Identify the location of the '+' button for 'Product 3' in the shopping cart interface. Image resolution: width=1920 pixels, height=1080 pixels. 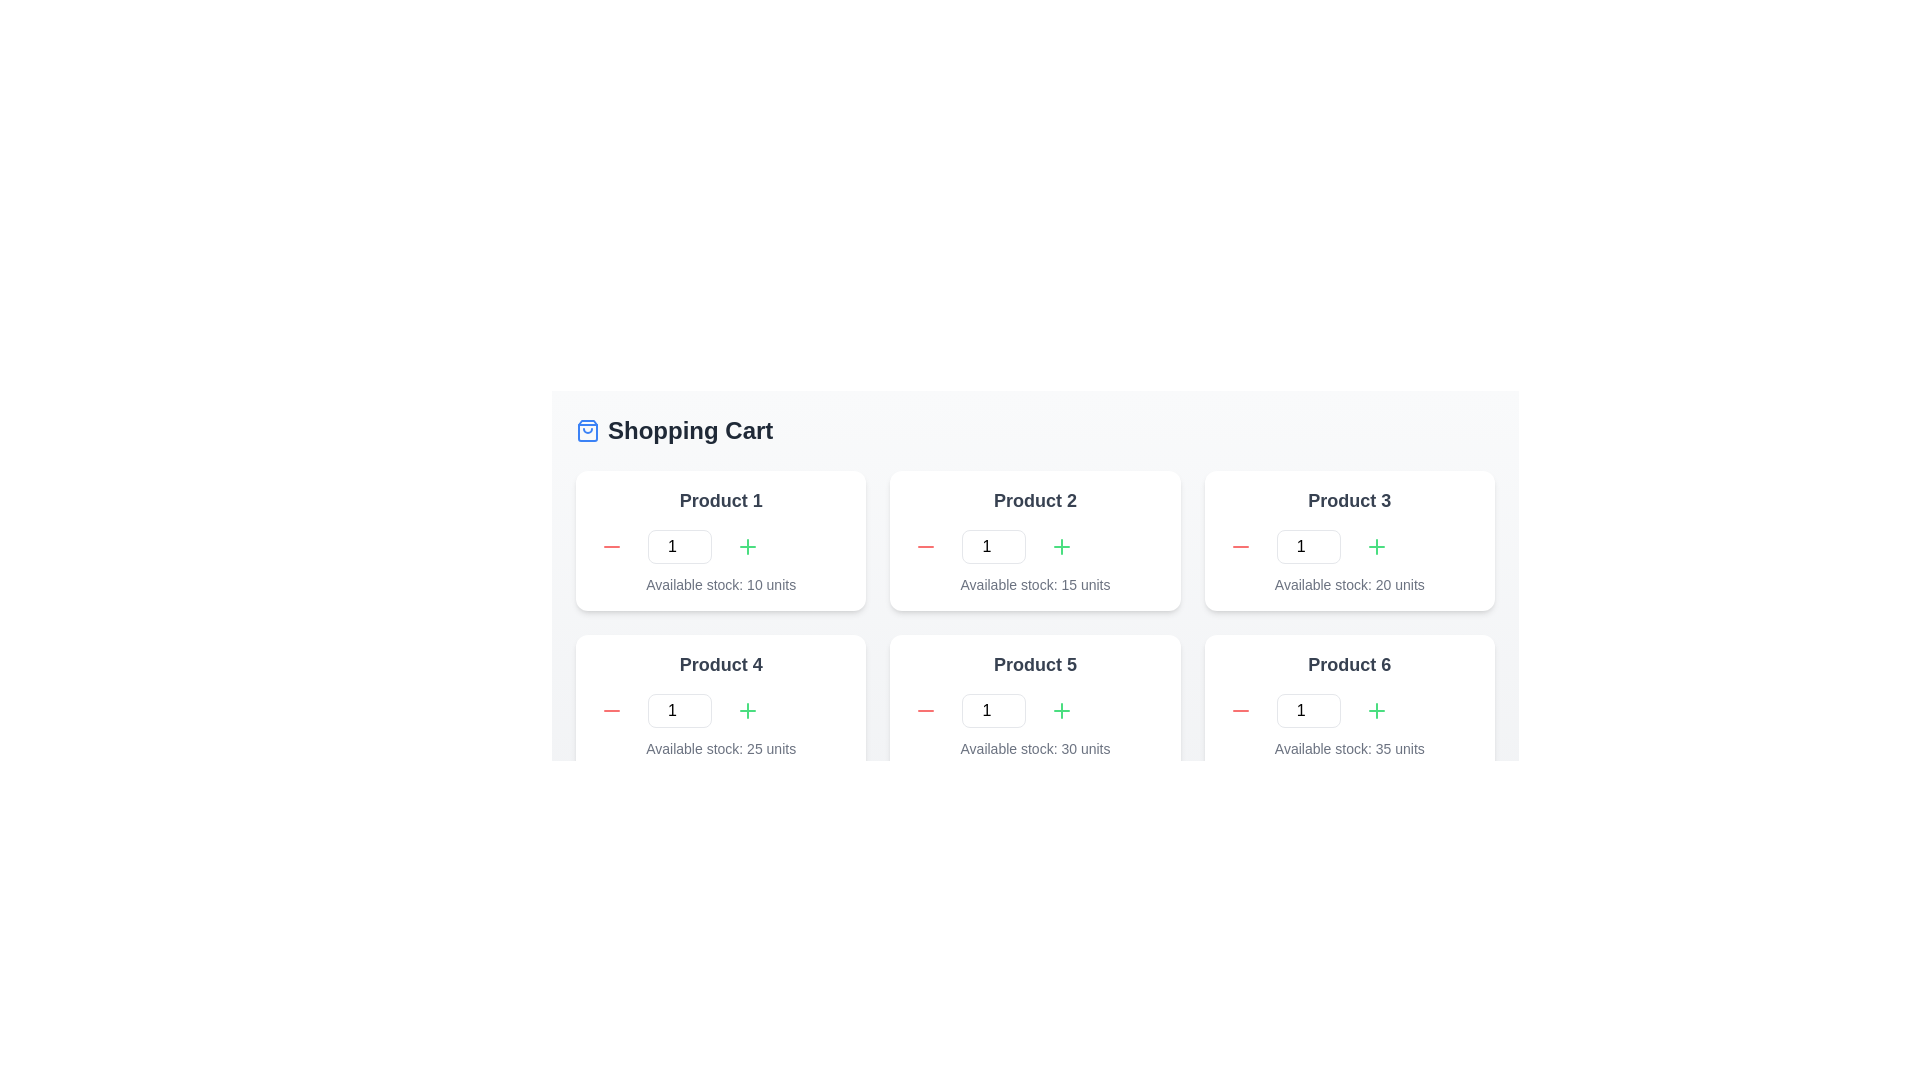
(1375, 547).